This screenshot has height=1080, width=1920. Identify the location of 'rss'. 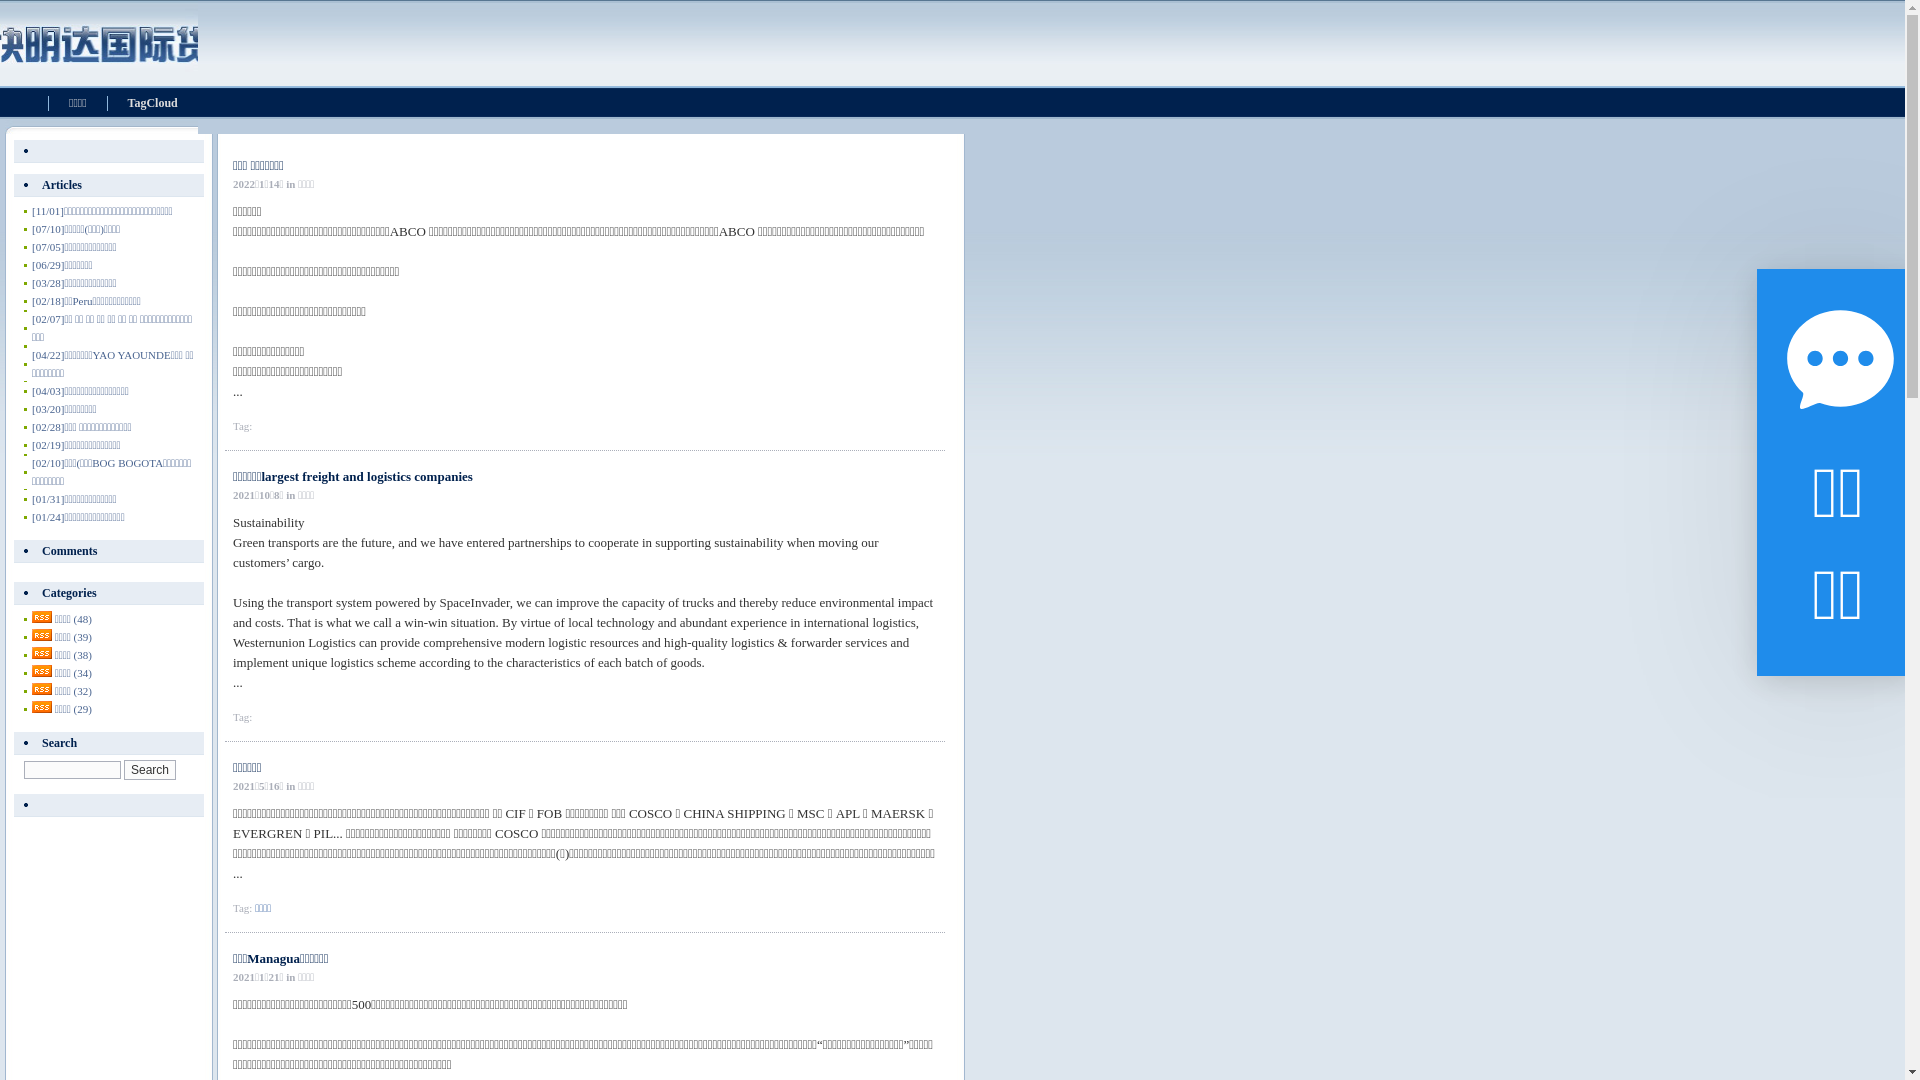
(42, 671).